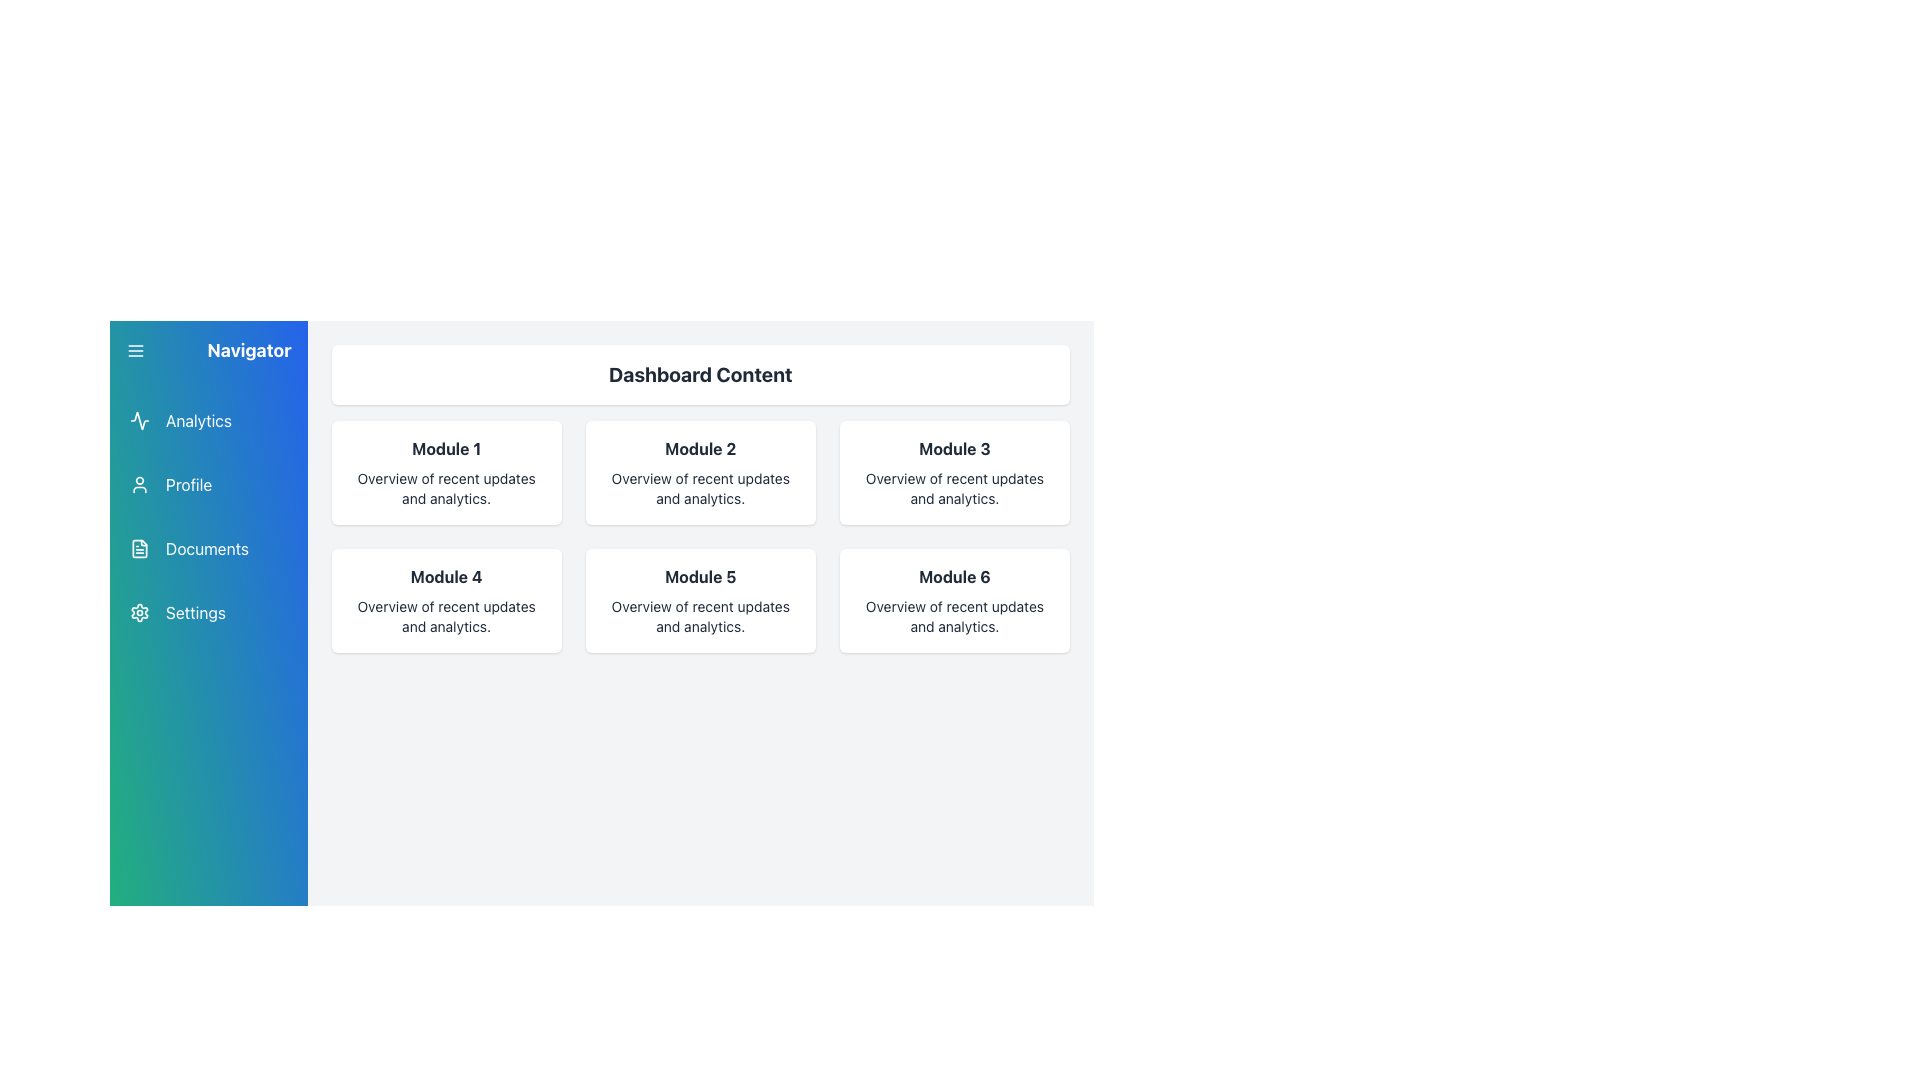  Describe the element at coordinates (700, 616) in the screenshot. I see `text element providing a summary or description located below the title 'Module 5' in the card labeled 'Module 5'` at that location.